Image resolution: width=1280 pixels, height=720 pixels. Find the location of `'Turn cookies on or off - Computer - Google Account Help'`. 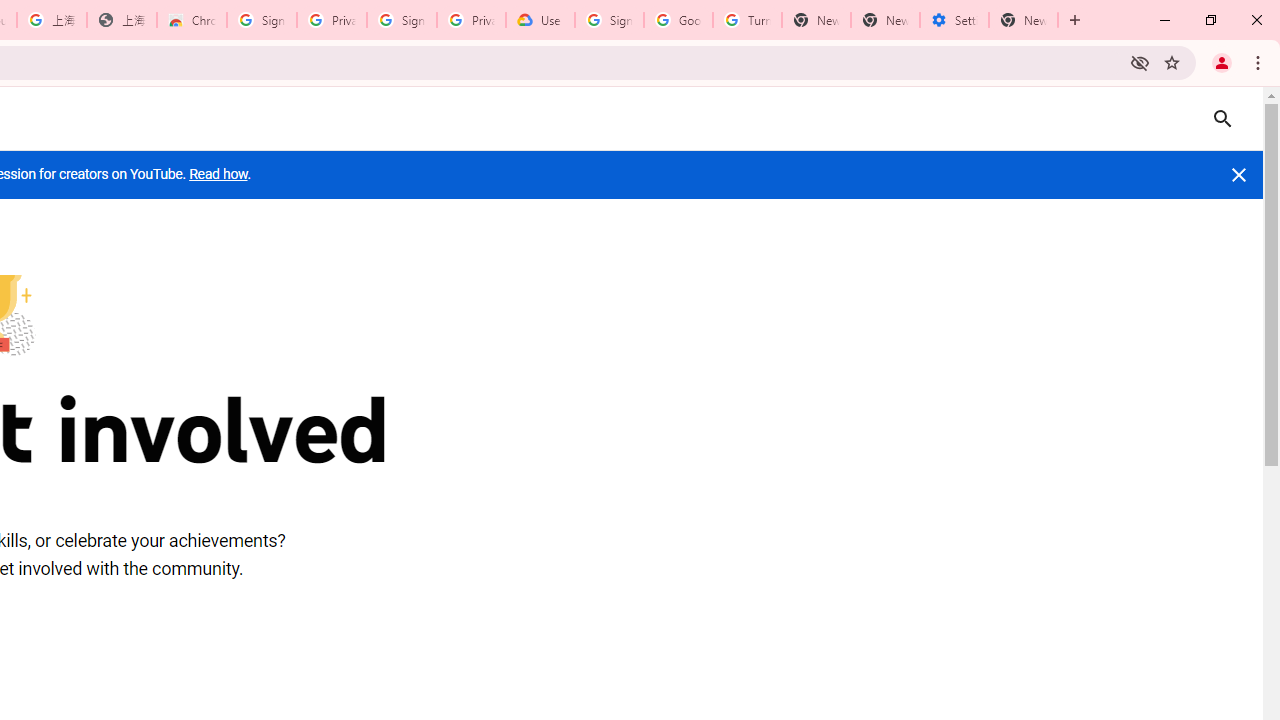

'Turn cookies on or off - Computer - Google Account Help' is located at coordinates (746, 20).